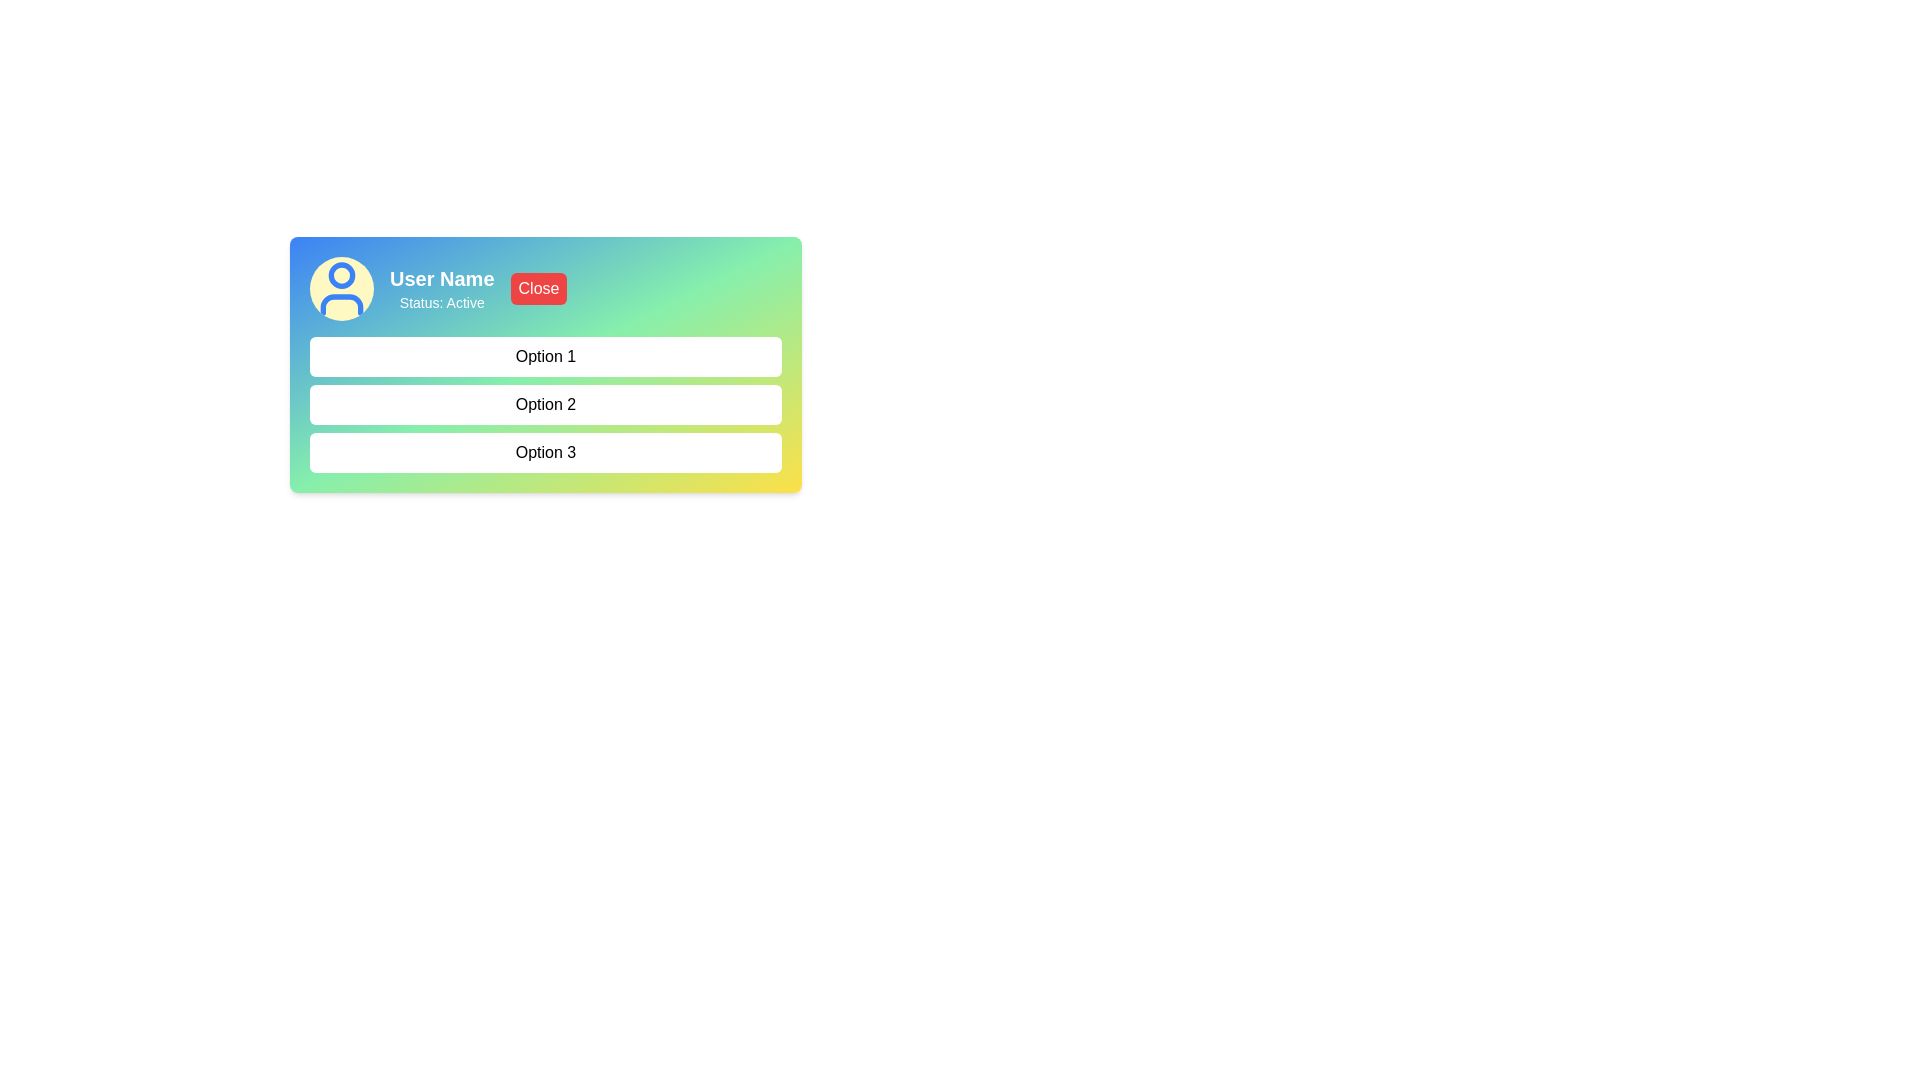 Image resolution: width=1920 pixels, height=1080 pixels. Describe the element at coordinates (341, 289) in the screenshot. I see `the circular user icon featuring a blue silhouette on a yellow background, positioned to the left of the 'User Name' text` at that location.